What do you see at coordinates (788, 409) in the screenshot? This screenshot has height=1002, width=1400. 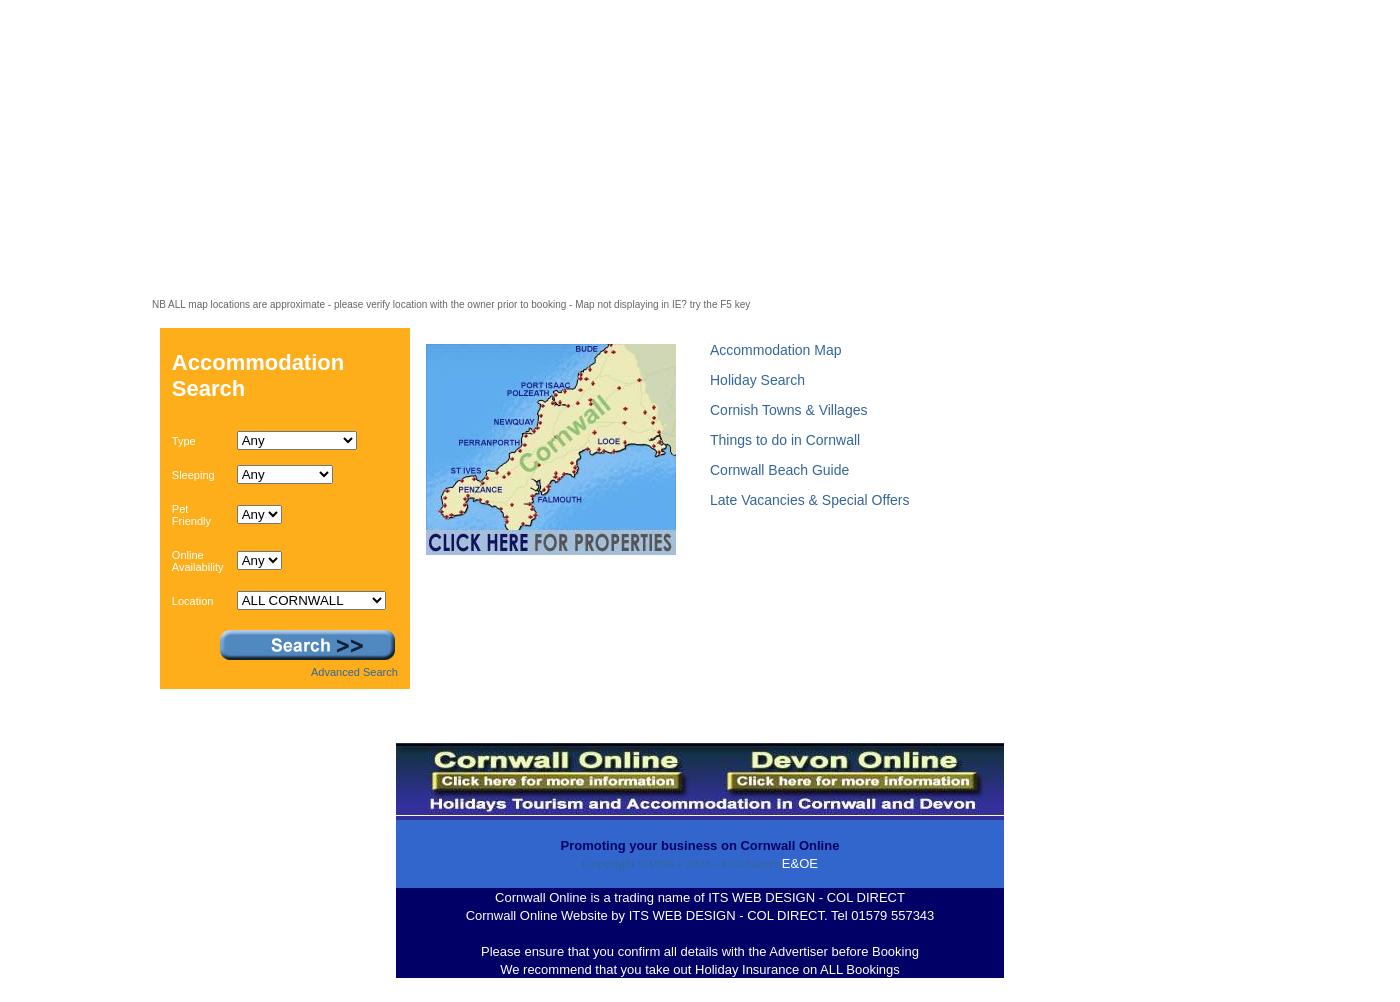 I see `'Cornish Towns & 
                Villages'` at bounding box center [788, 409].